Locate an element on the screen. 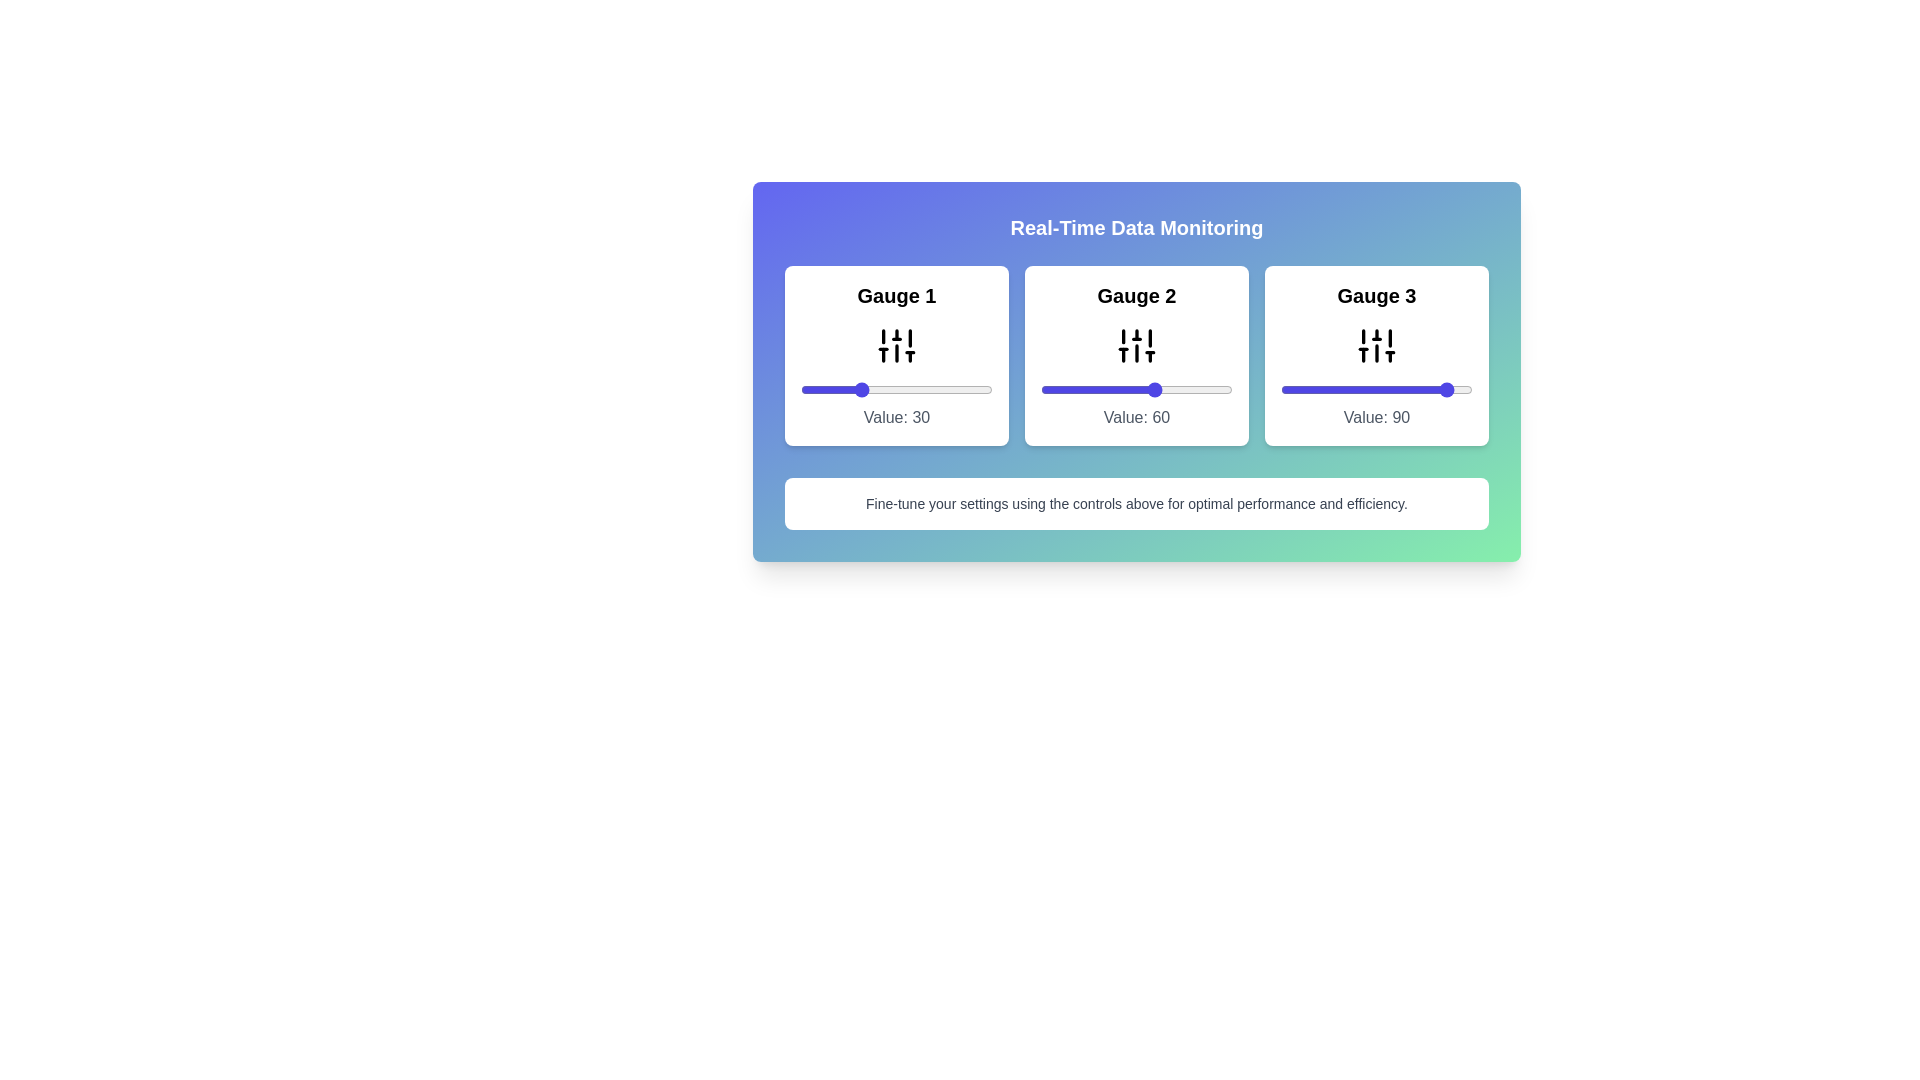 The height and width of the screenshot is (1080, 1920). the vertical sliders icon located centrally within the 'Gauge 1' card, which consists of three vertical bars with horizontal handles is located at coordinates (896, 345).